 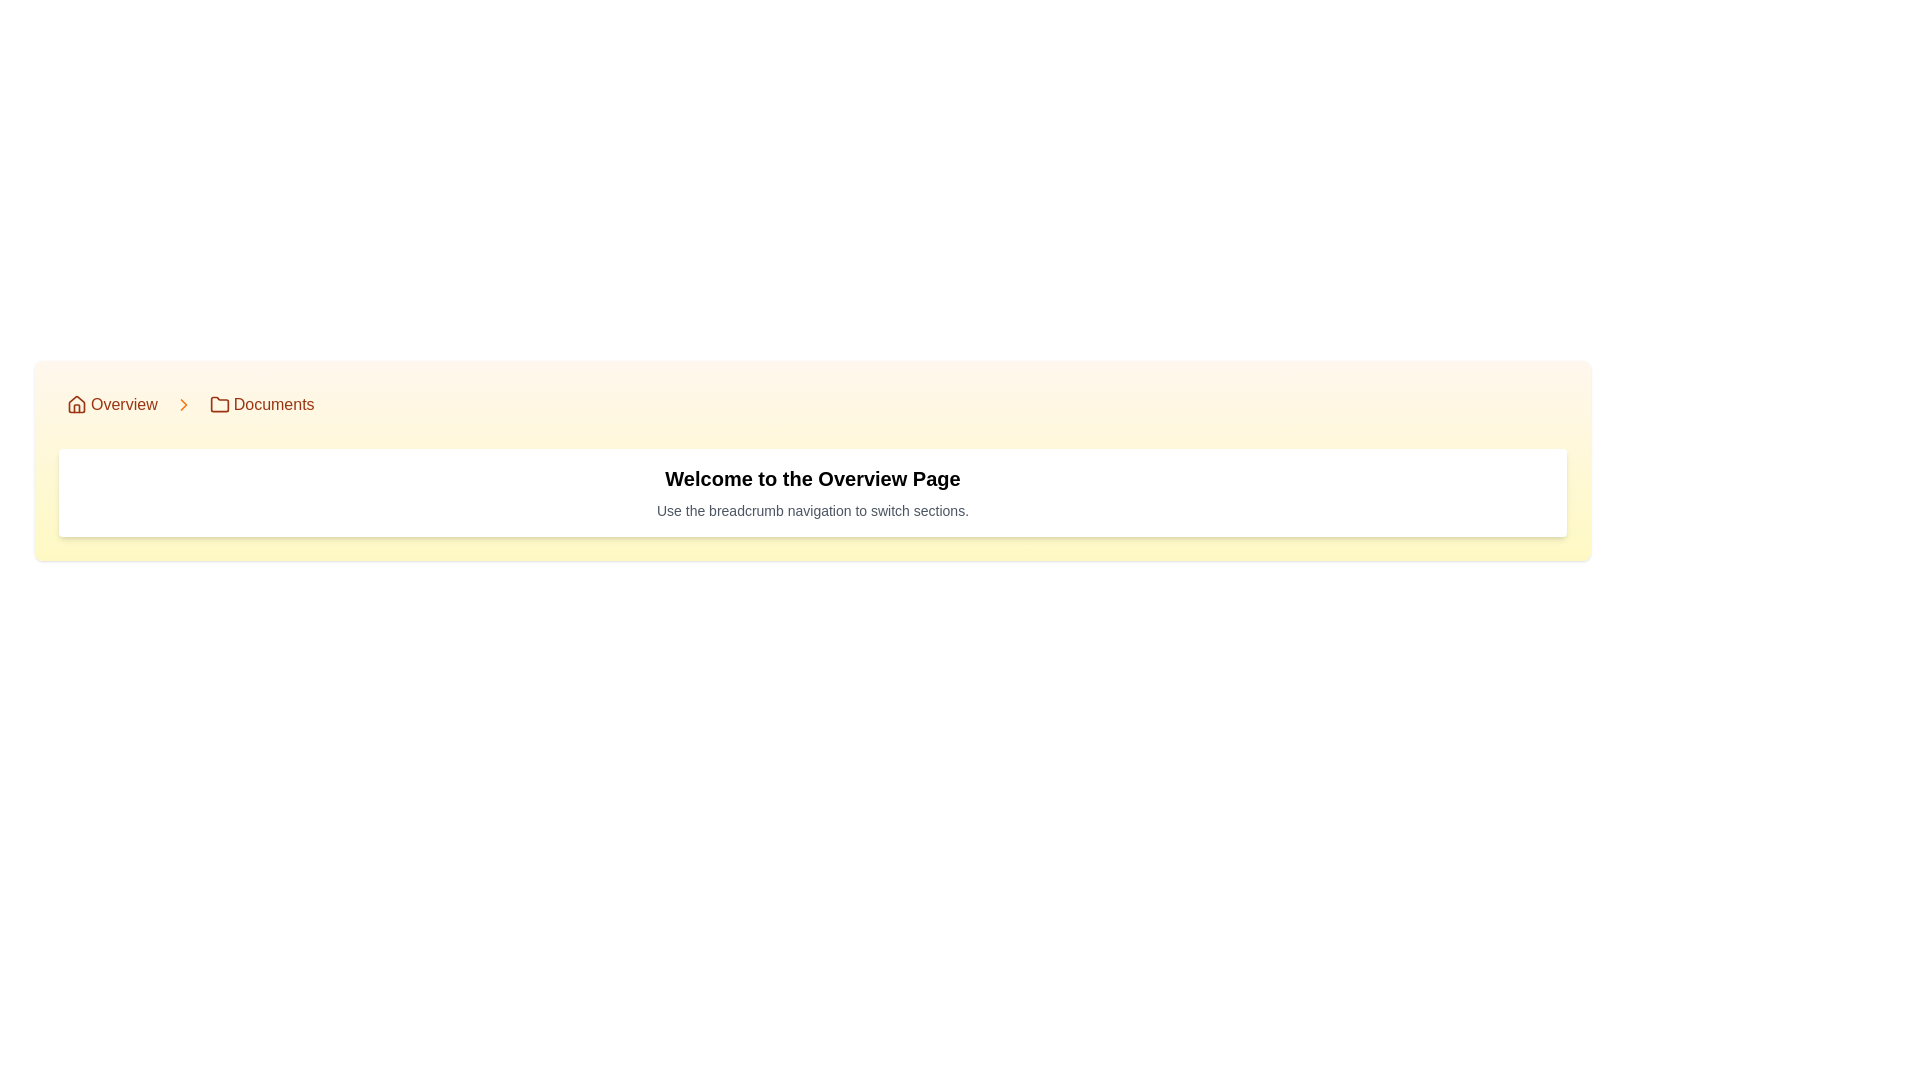 What do you see at coordinates (76, 404) in the screenshot?
I see `the home icon located in the breadcrumb navigation bar at the top left of the interface, preceding the text 'Overview'` at bounding box center [76, 404].